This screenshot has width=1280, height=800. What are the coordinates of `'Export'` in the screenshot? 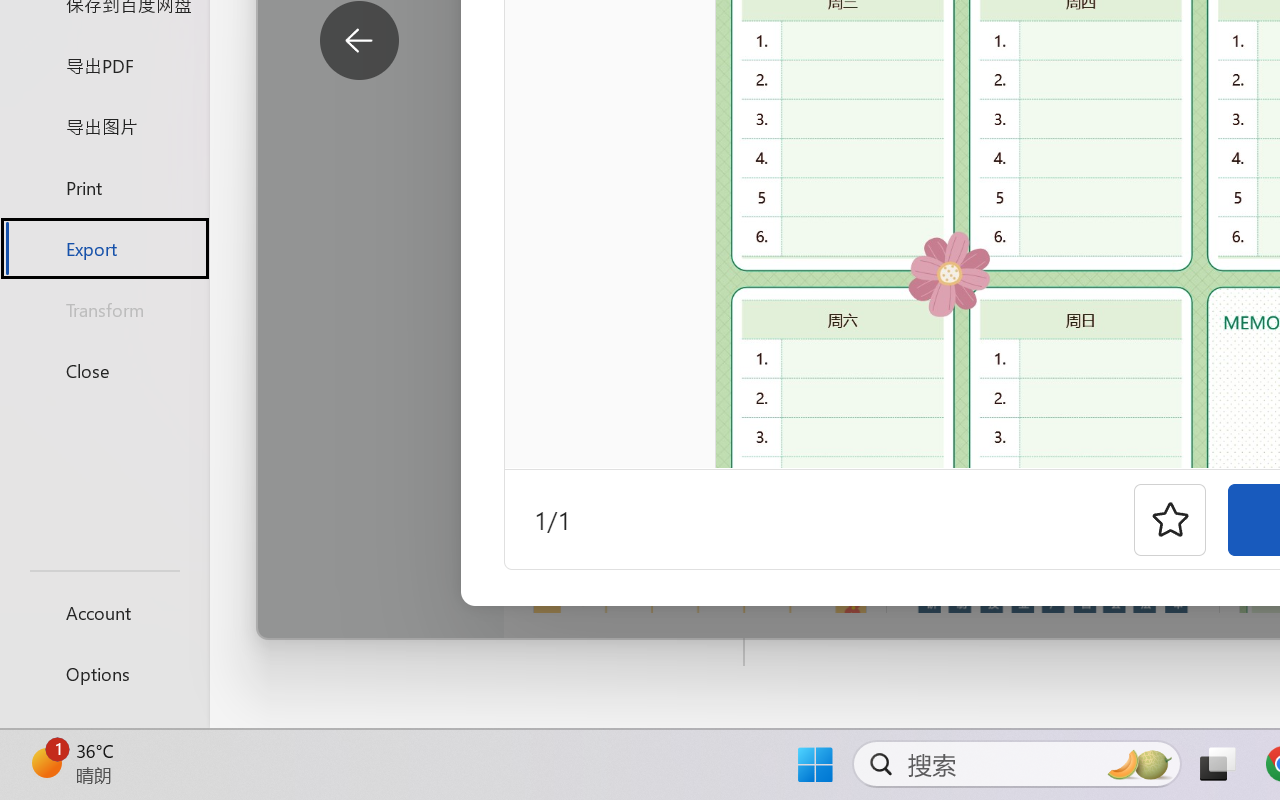 It's located at (103, 247).